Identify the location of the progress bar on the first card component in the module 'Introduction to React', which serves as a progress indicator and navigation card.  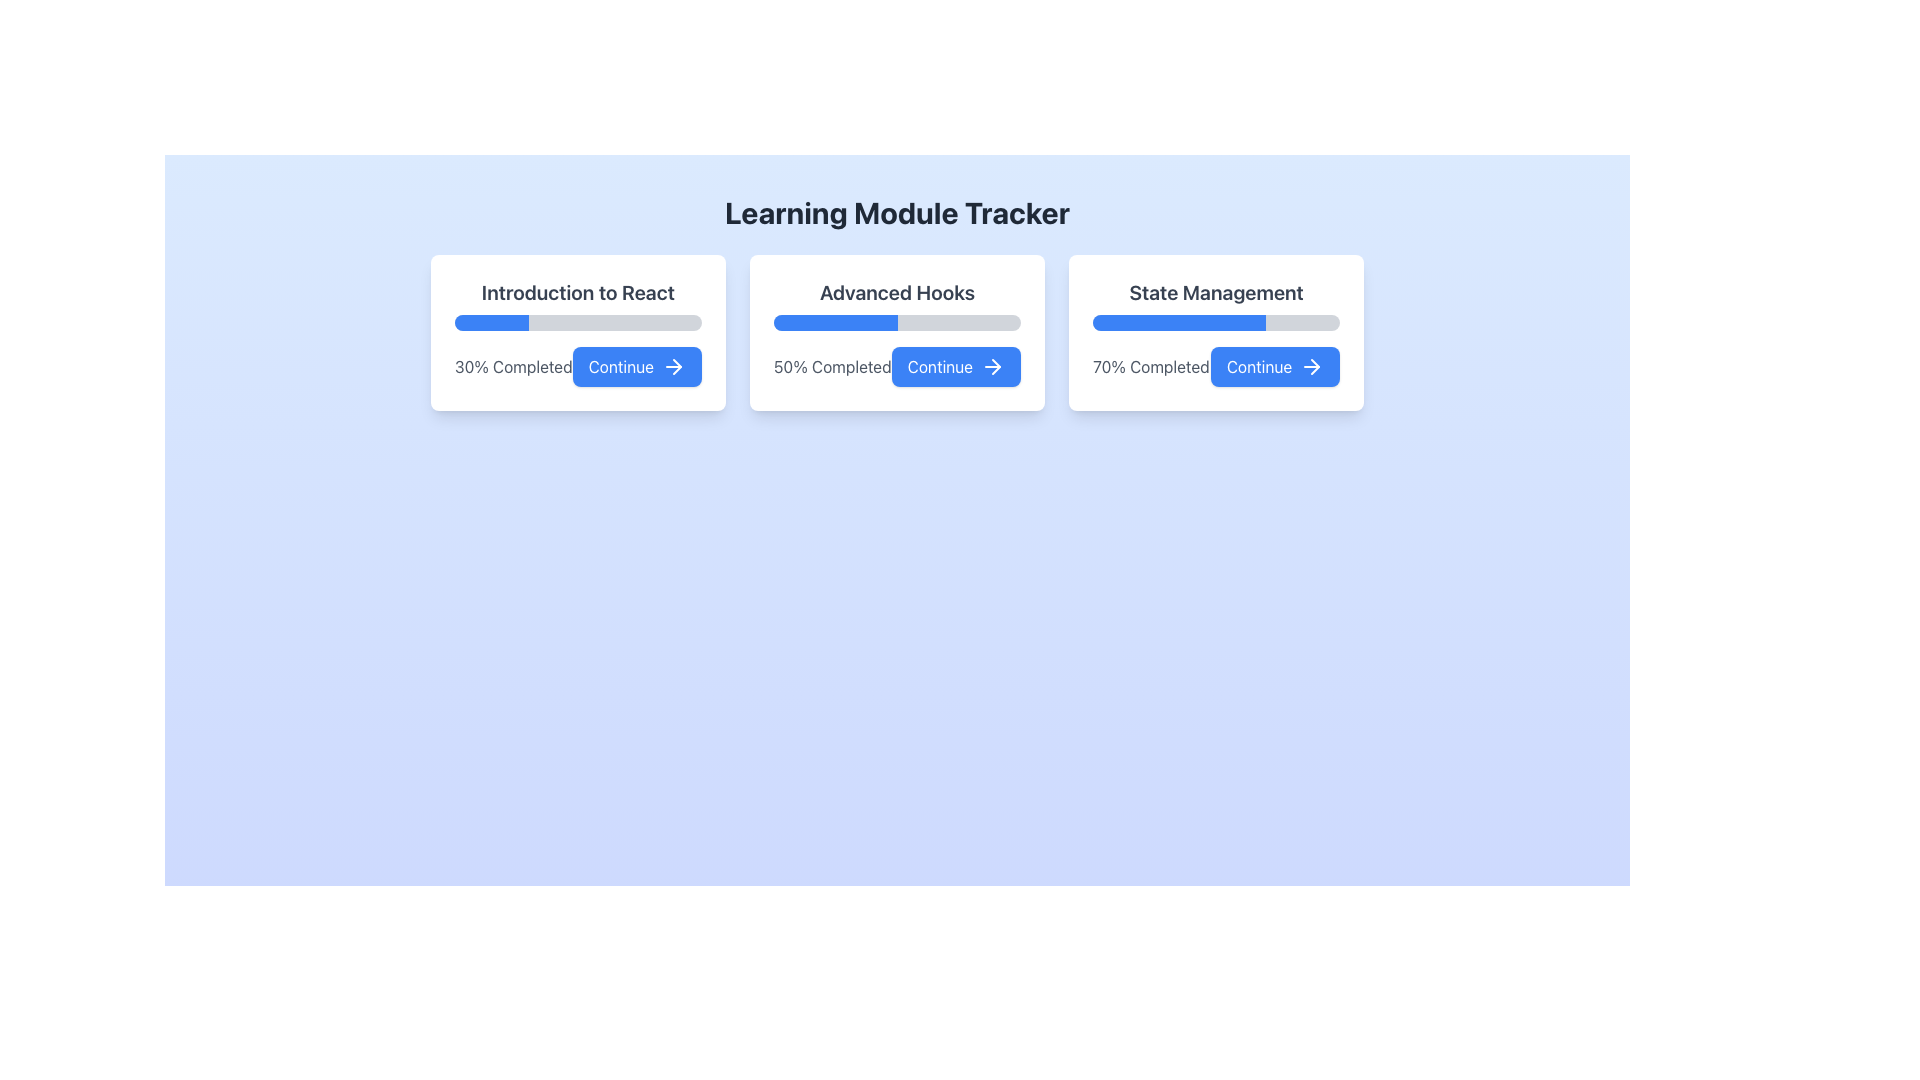
(577, 331).